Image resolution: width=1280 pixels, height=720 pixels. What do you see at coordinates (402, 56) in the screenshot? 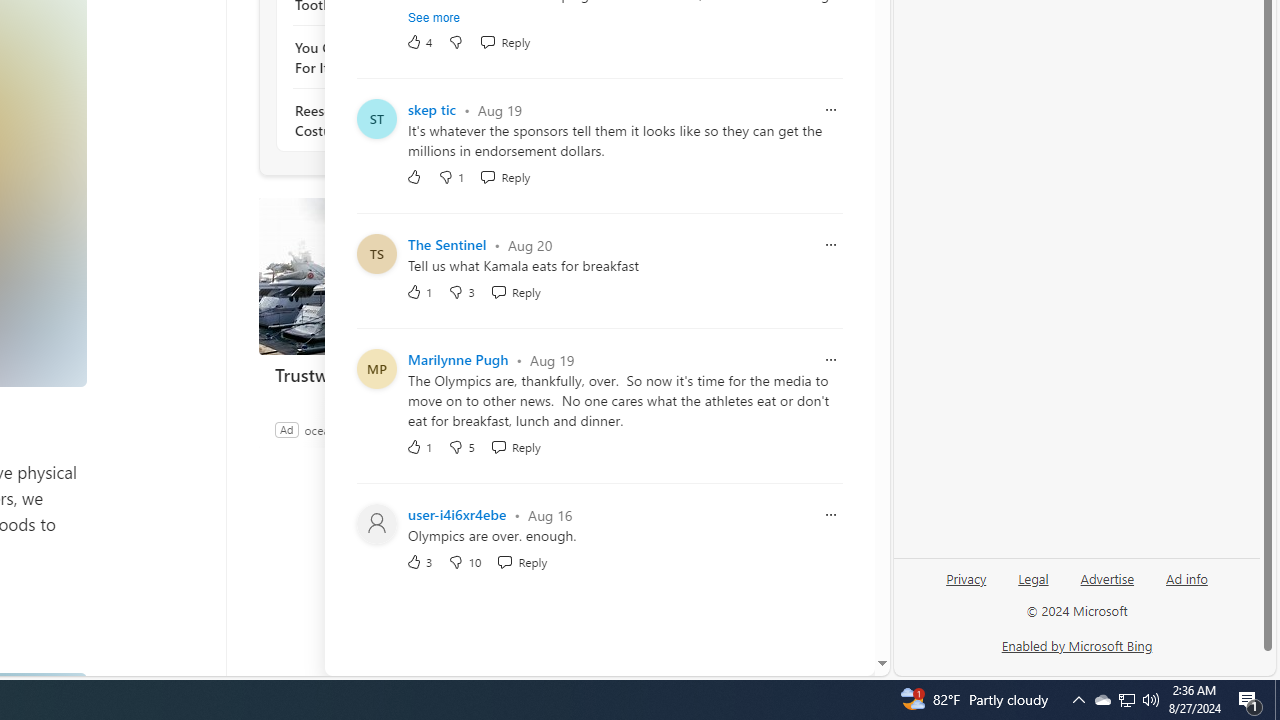
I see `'You Can Grab An iPad At Amazon For Its Lowest Price Ever'` at bounding box center [402, 56].